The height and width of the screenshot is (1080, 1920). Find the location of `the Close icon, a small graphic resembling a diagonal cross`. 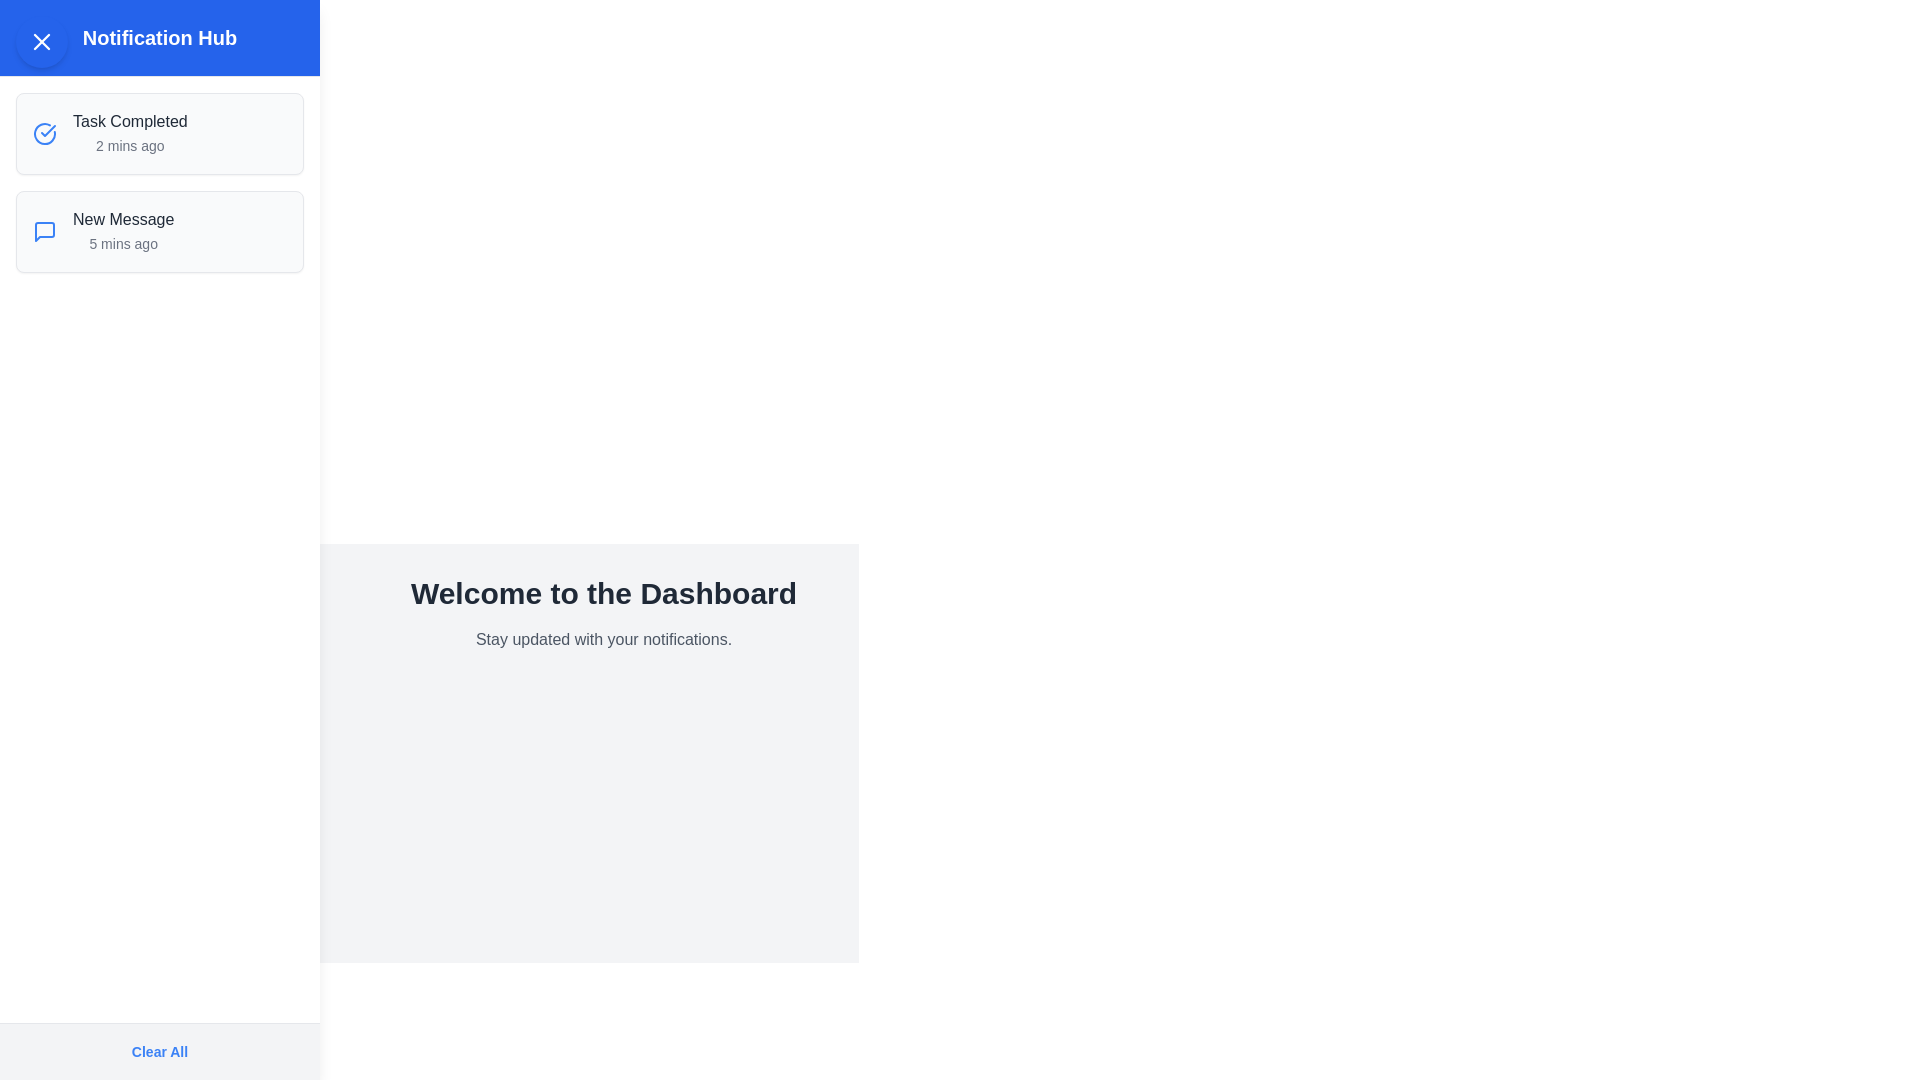

the Close icon, a small graphic resembling a diagonal cross is located at coordinates (42, 42).